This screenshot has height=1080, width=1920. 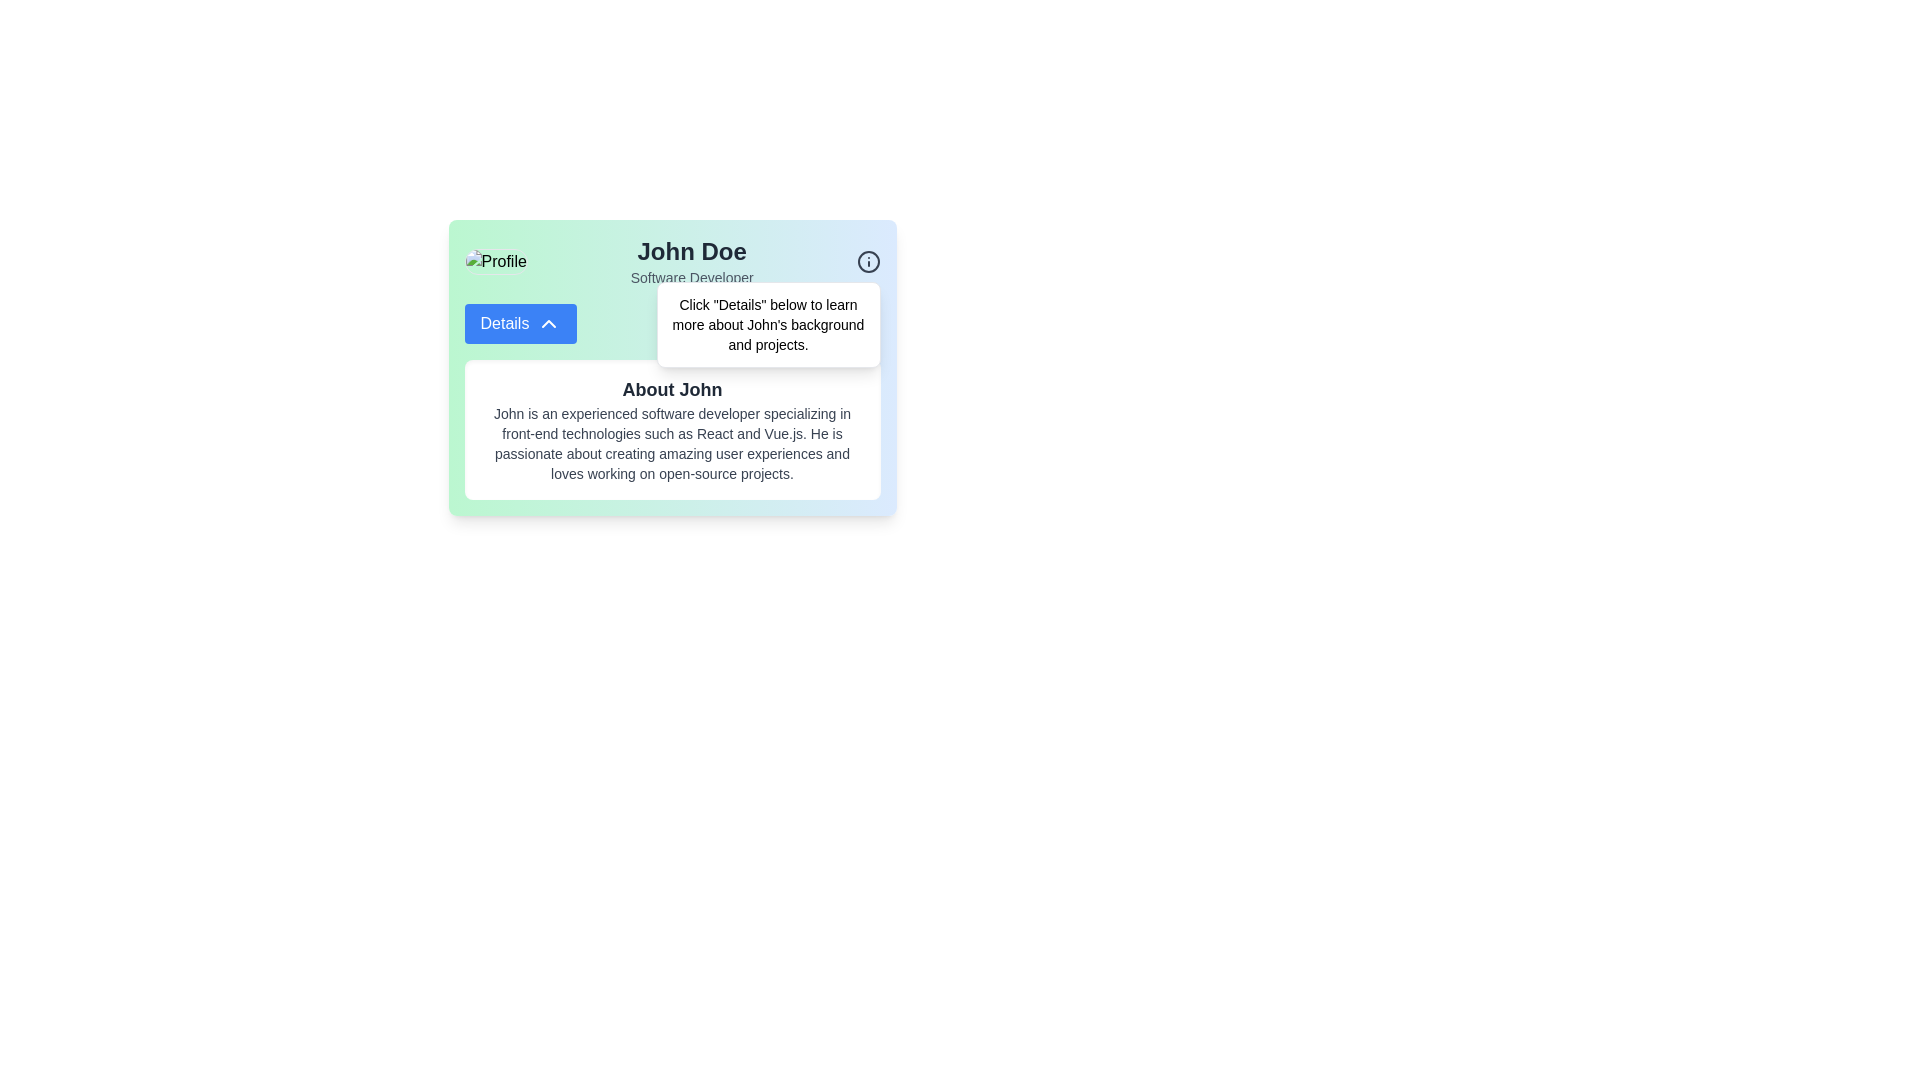 What do you see at coordinates (496, 261) in the screenshot?
I see `the Profile image located at the top-left of the card layout, to the left of the text 'John Doe' and 'Software Developer'` at bounding box center [496, 261].